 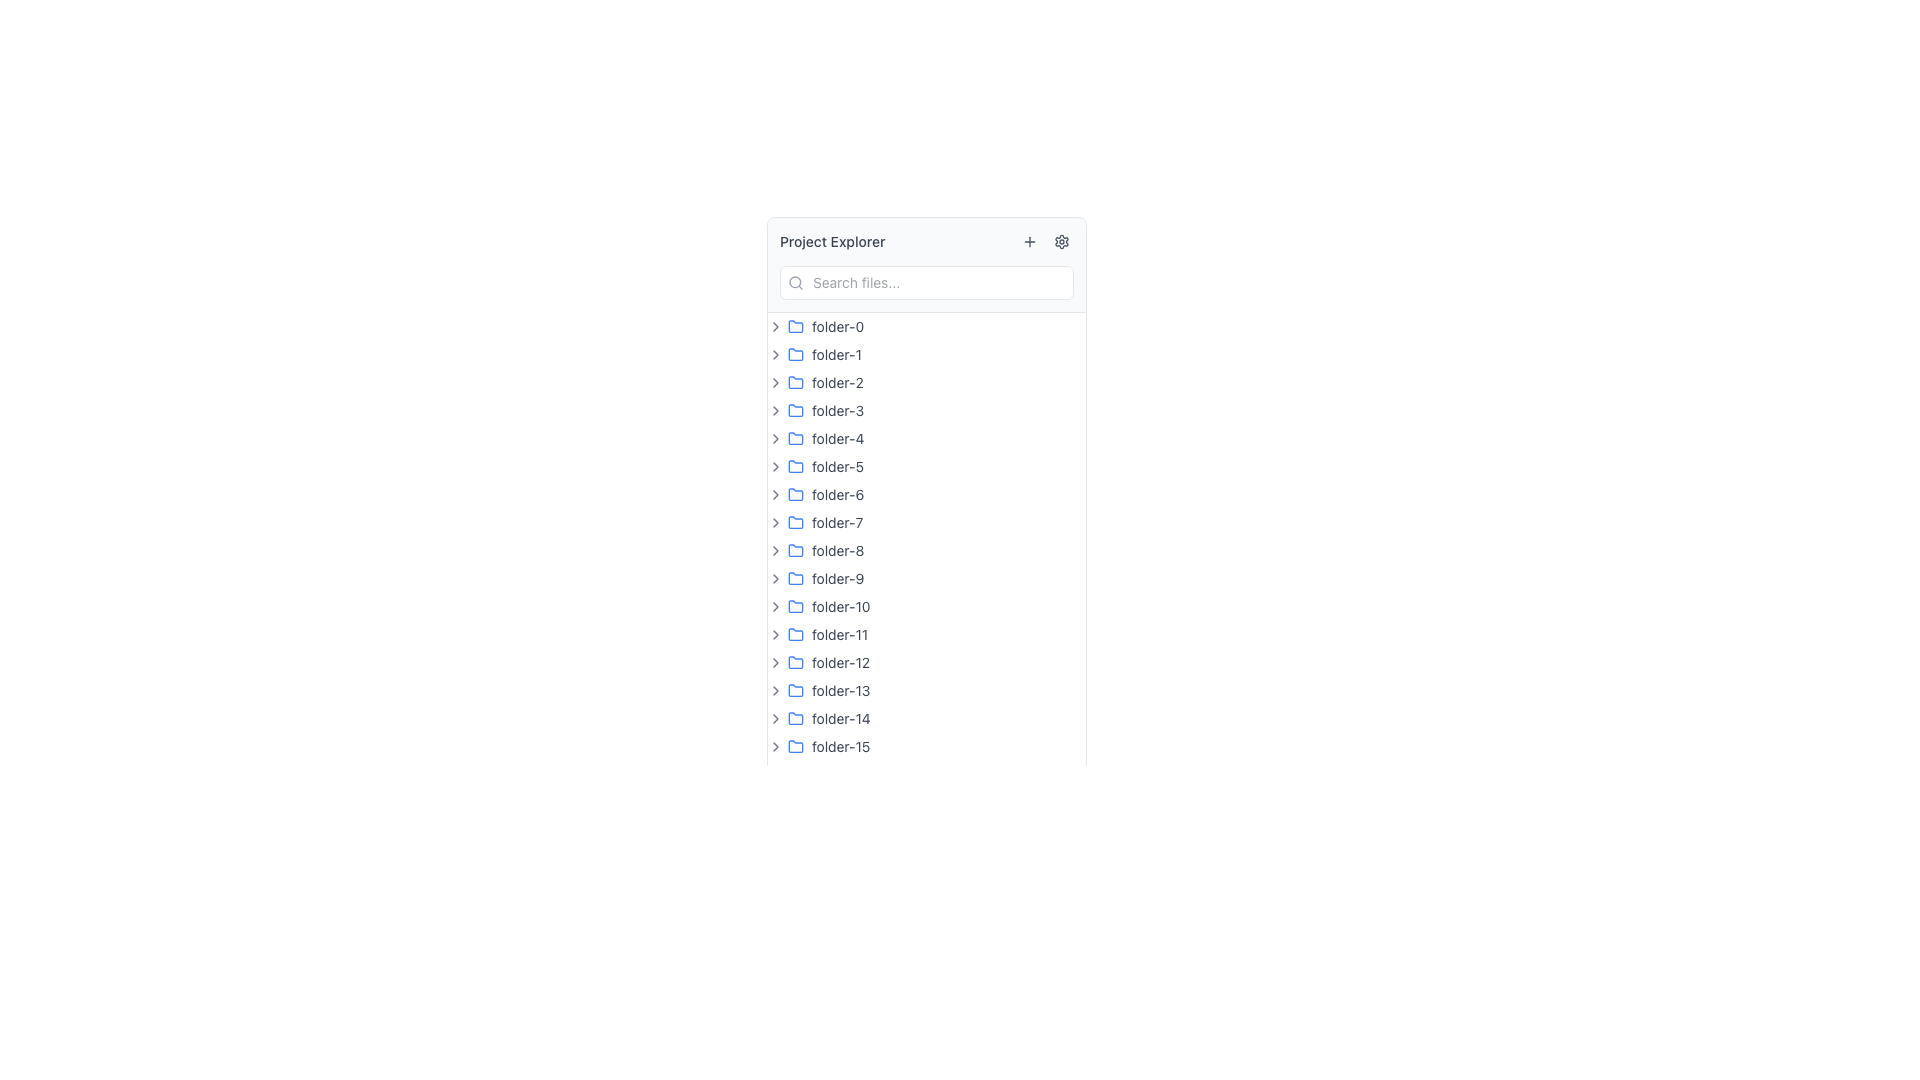 I want to click on the small right-facing chevron arrow icon, which is located immediately to the left of the 'folder-6' icon in the project explorer, so click(x=775, y=494).